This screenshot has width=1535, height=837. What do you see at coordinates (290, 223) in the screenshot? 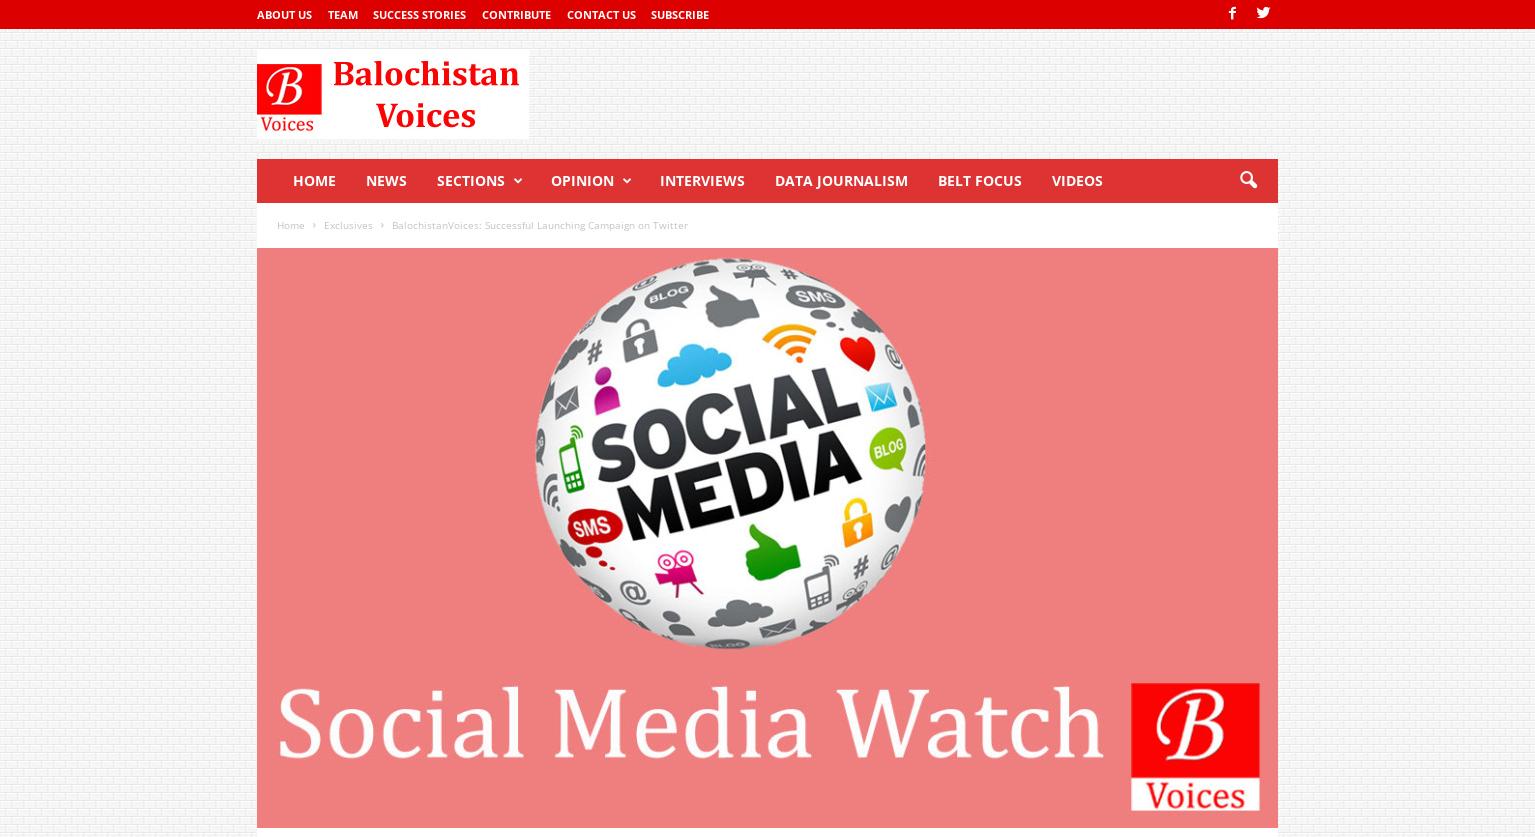
I see `'Home'` at bounding box center [290, 223].